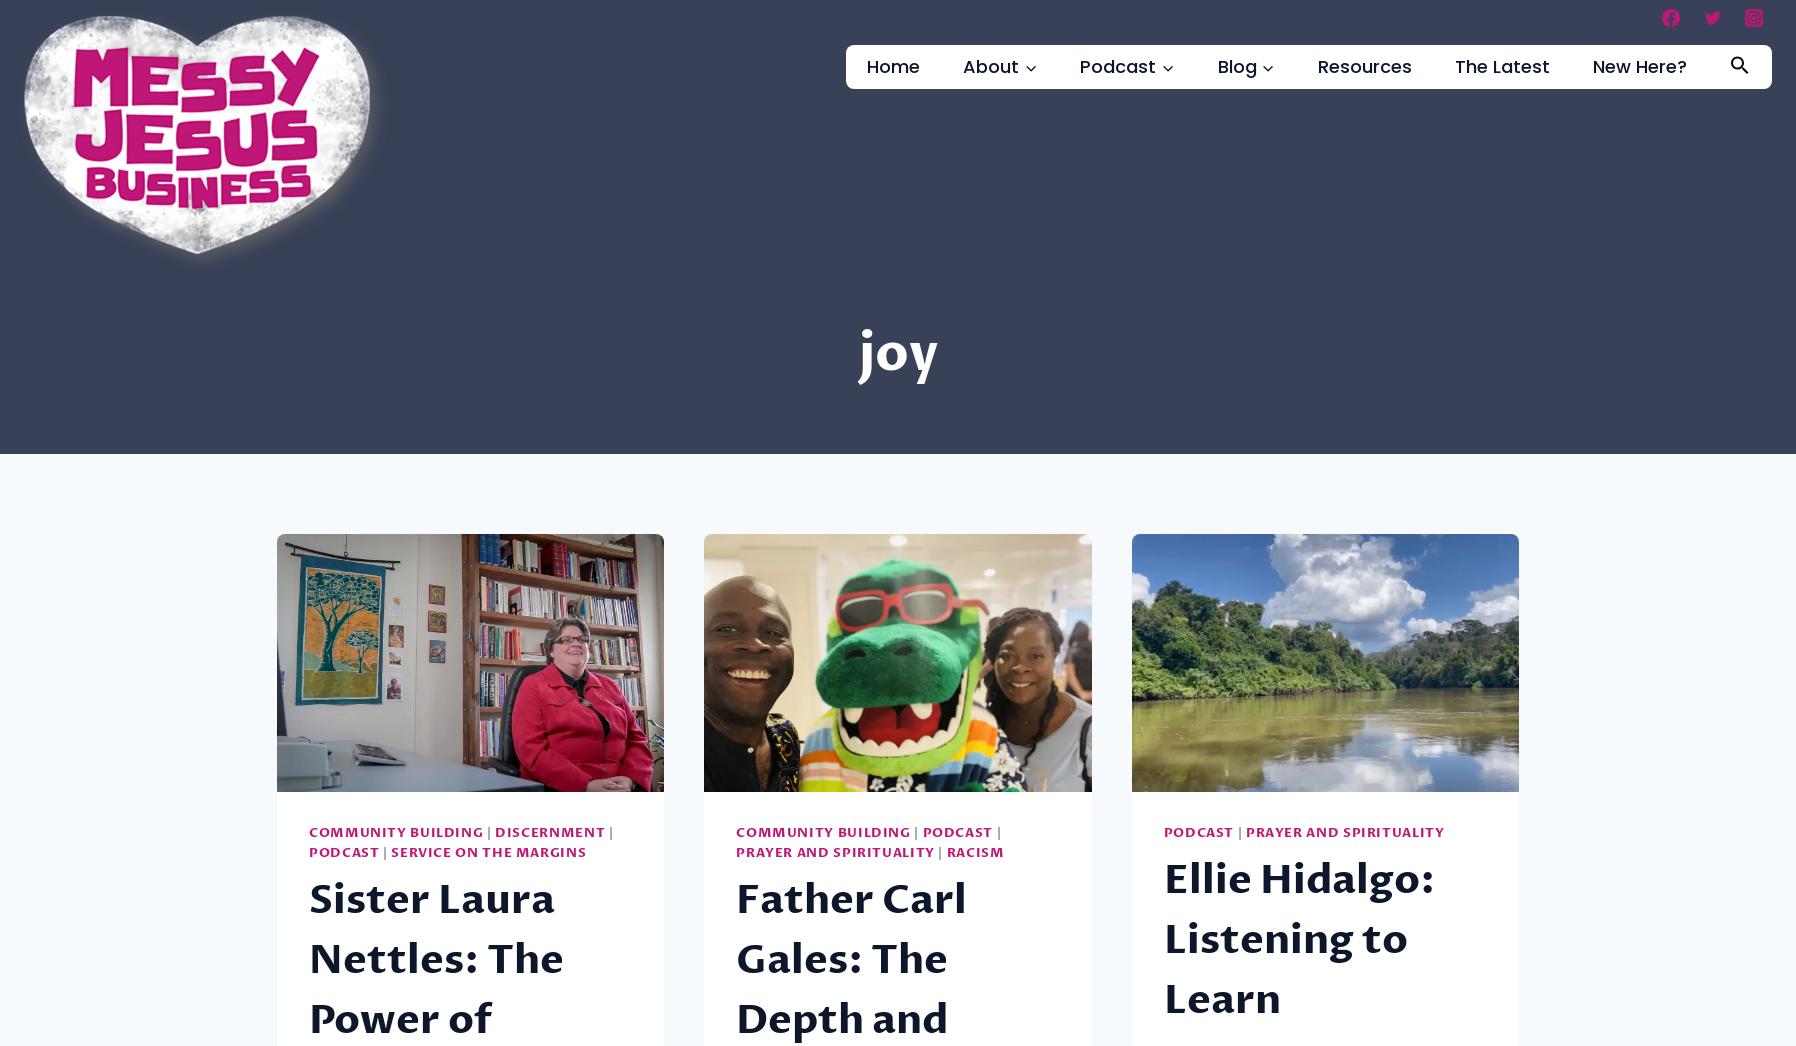  I want to click on 'Service on the Margins', so click(487, 852).